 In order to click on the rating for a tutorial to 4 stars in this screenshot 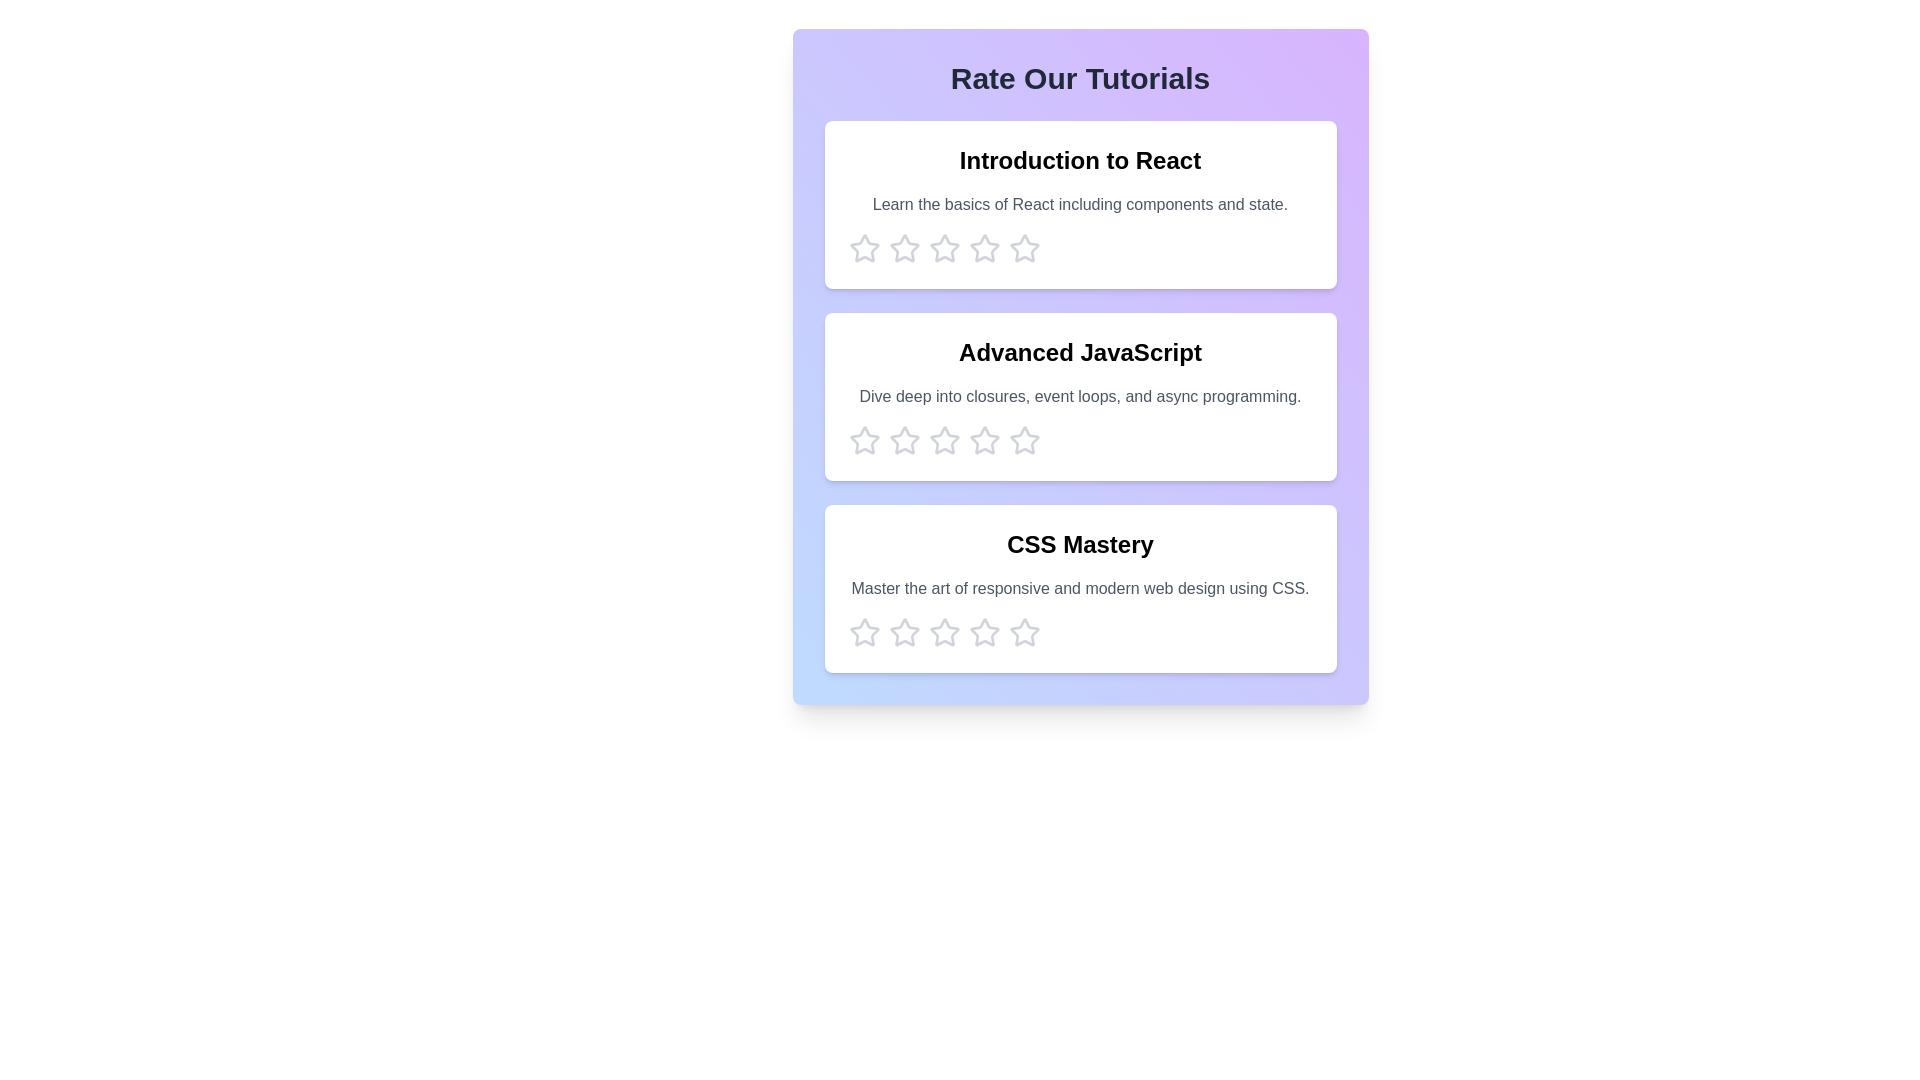, I will do `click(984, 248)`.